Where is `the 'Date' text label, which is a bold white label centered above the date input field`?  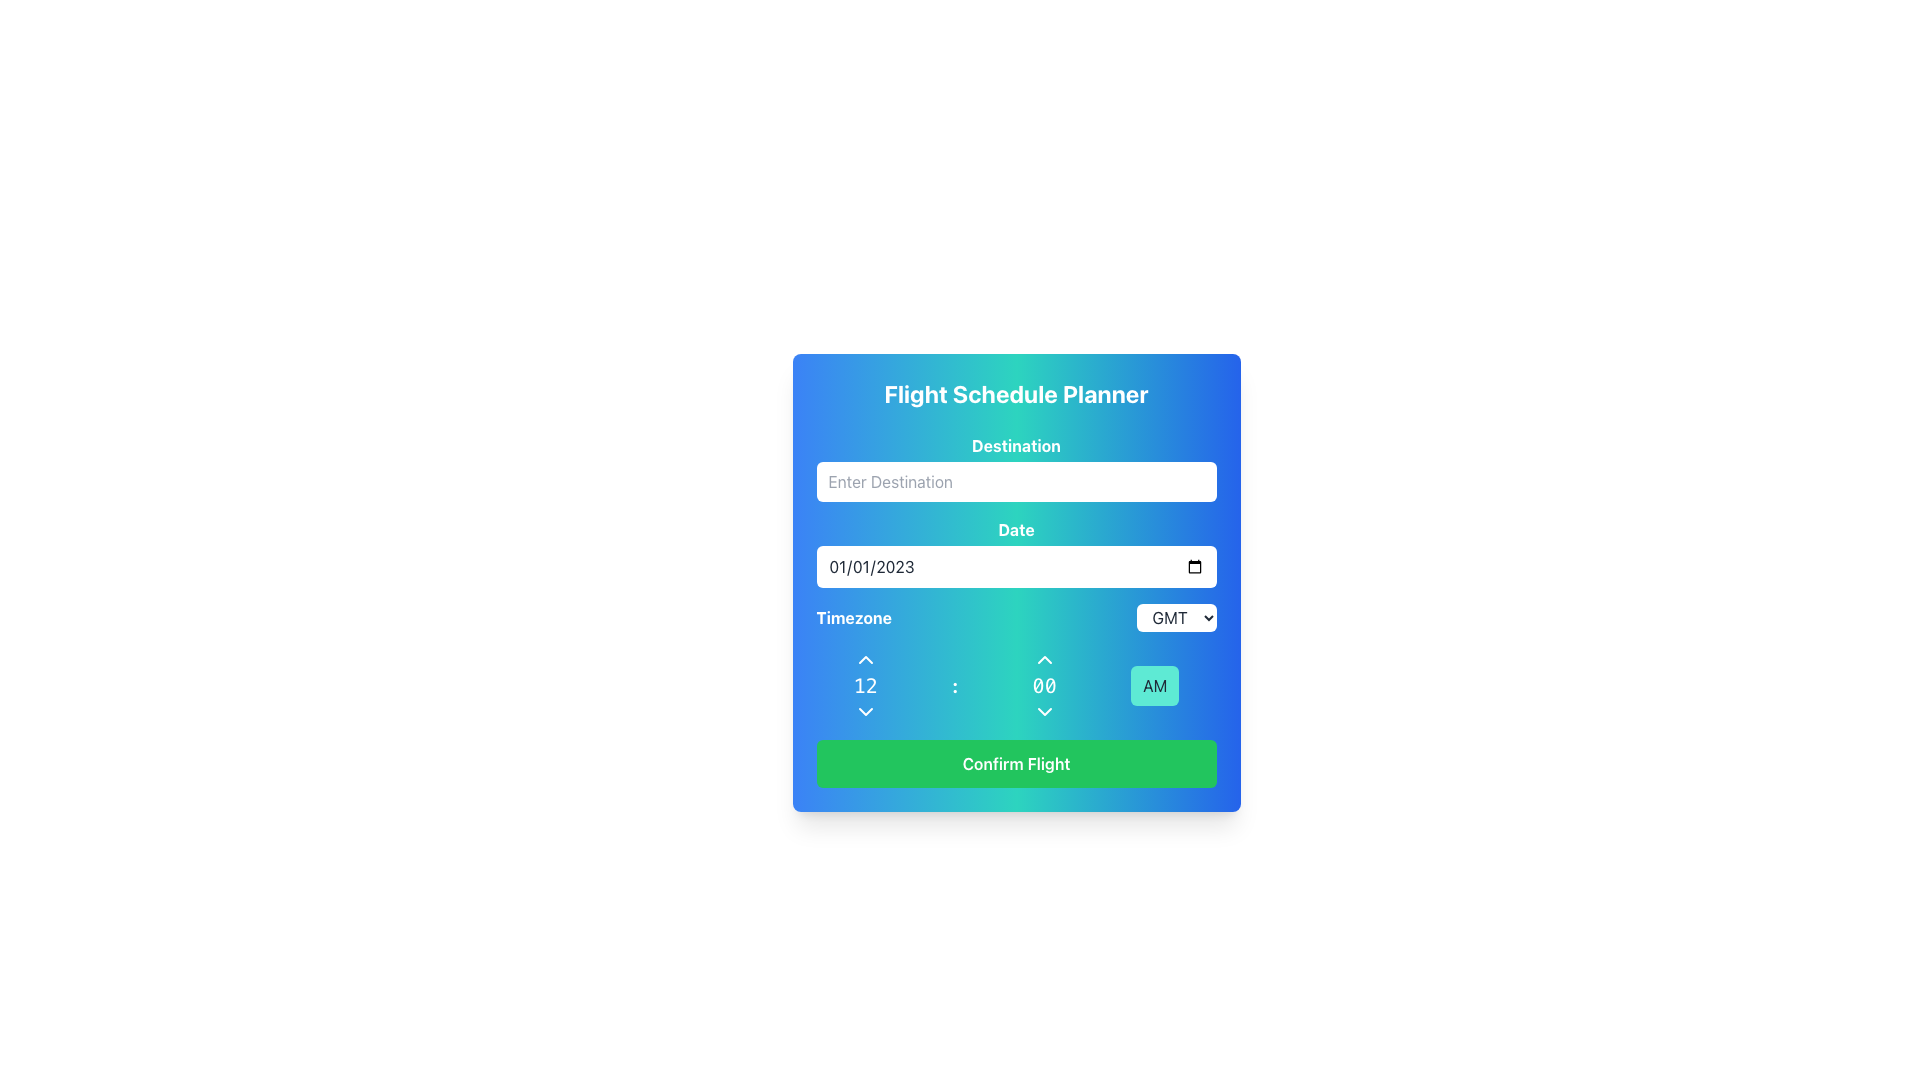
the 'Date' text label, which is a bold white label centered above the date input field is located at coordinates (1016, 528).